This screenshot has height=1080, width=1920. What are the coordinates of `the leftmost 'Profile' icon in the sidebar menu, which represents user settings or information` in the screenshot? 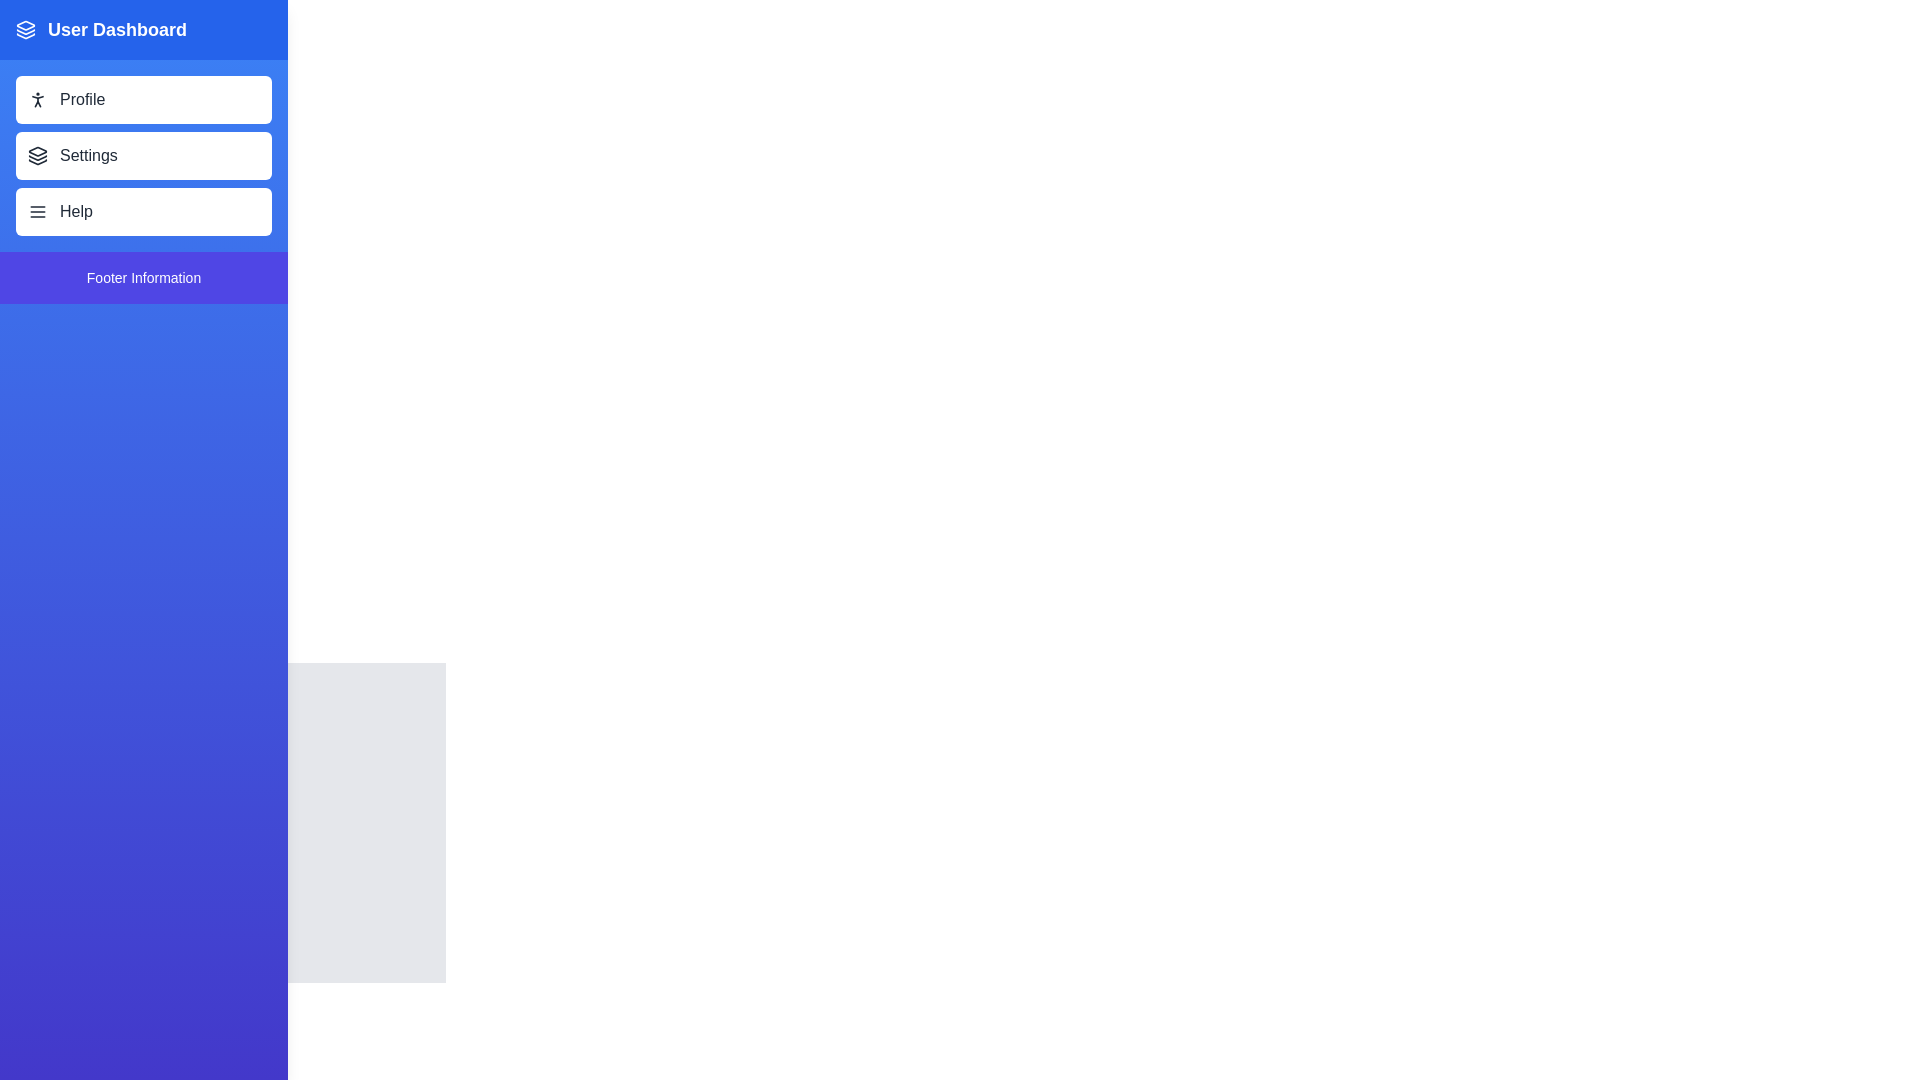 It's located at (38, 100).